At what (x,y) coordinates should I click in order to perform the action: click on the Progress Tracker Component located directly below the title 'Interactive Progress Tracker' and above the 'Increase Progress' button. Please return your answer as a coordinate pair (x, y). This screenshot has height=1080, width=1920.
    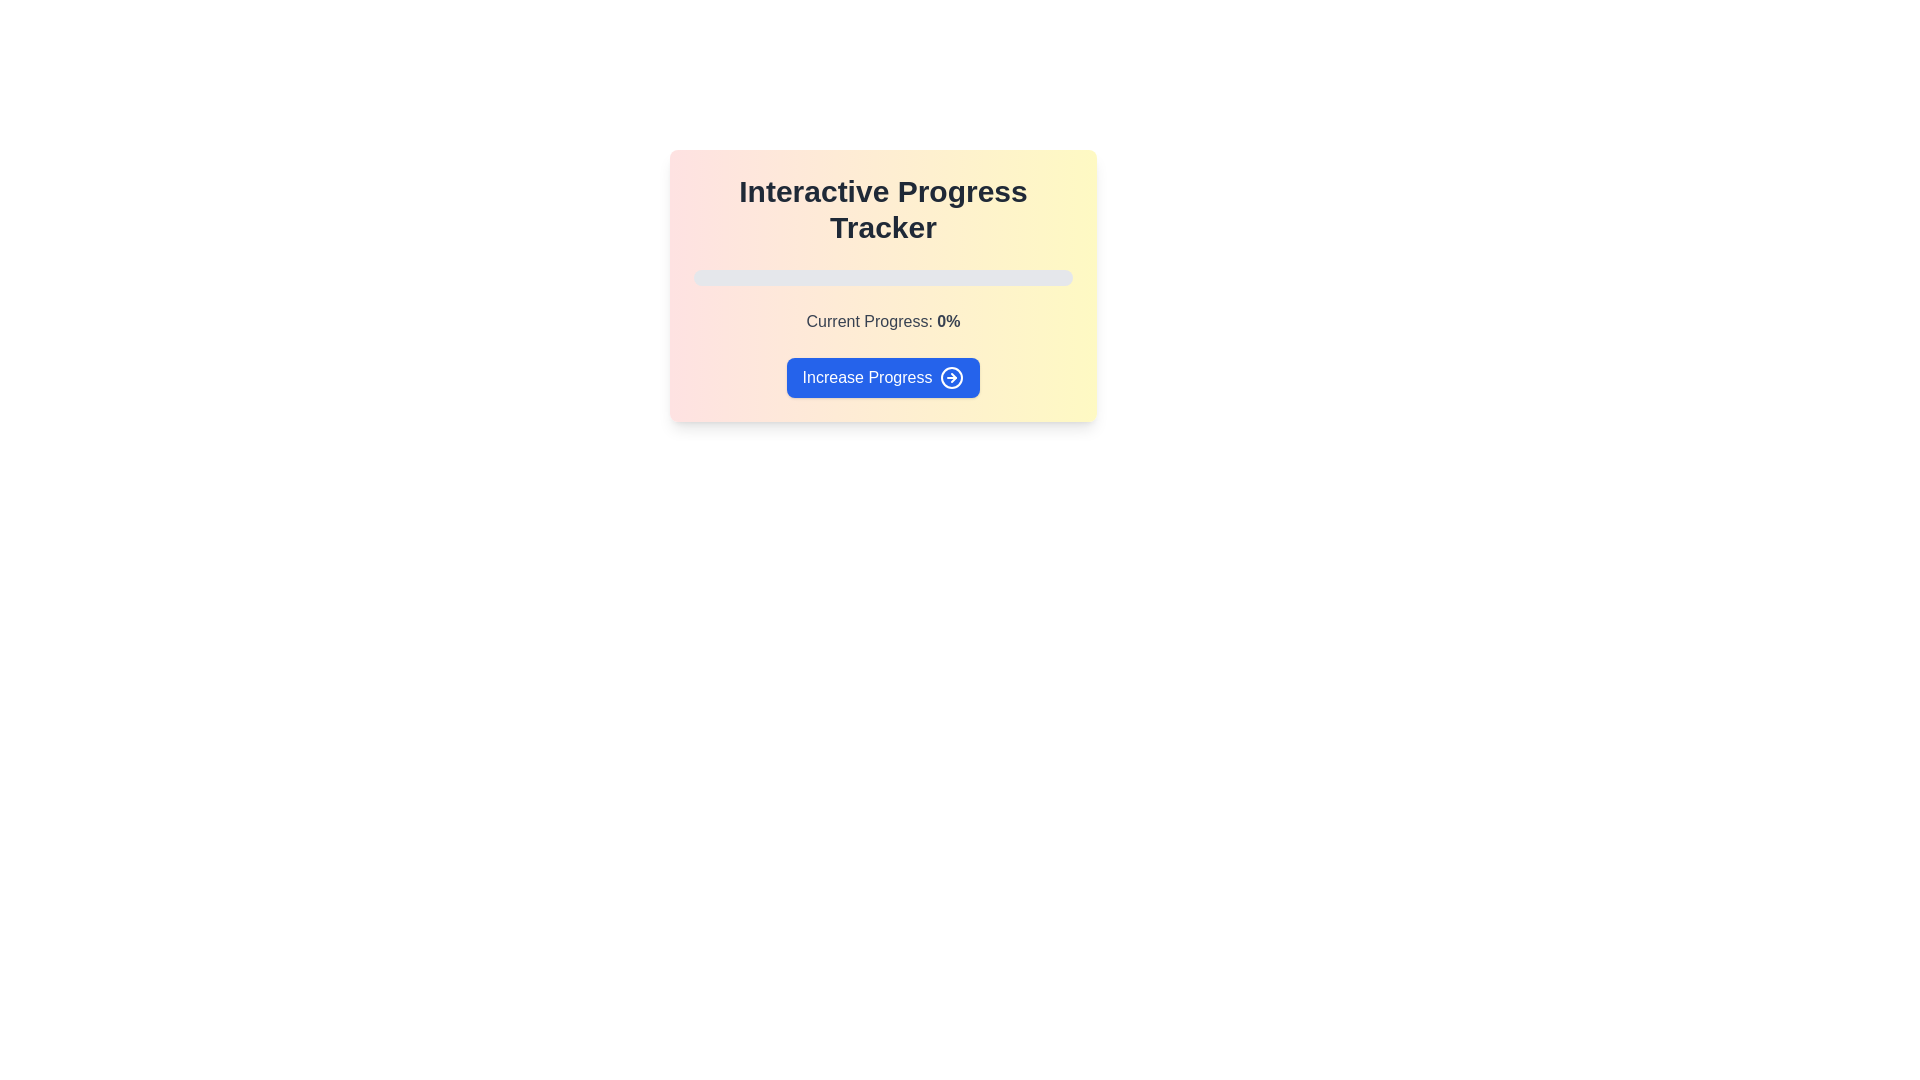
    Looking at the image, I should click on (882, 285).